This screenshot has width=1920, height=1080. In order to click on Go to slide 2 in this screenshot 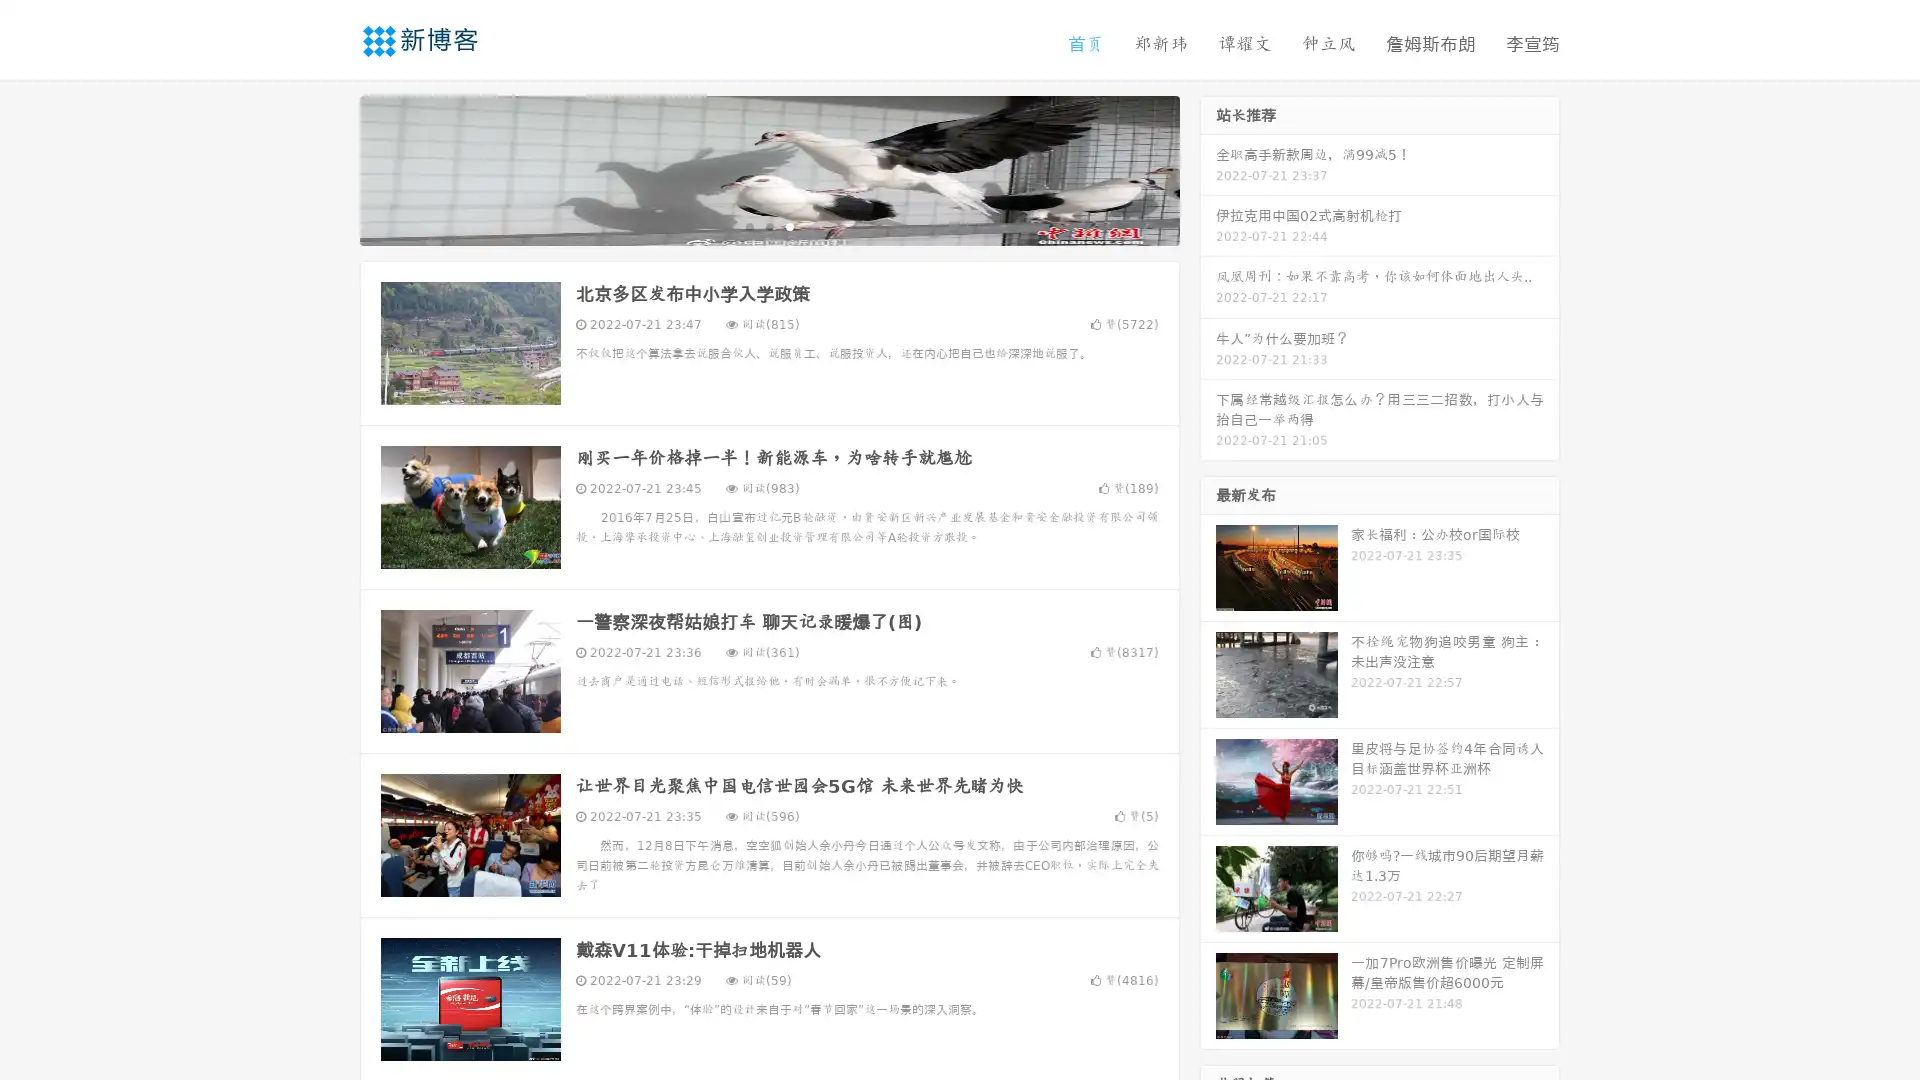, I will do `click(768, 225)`.